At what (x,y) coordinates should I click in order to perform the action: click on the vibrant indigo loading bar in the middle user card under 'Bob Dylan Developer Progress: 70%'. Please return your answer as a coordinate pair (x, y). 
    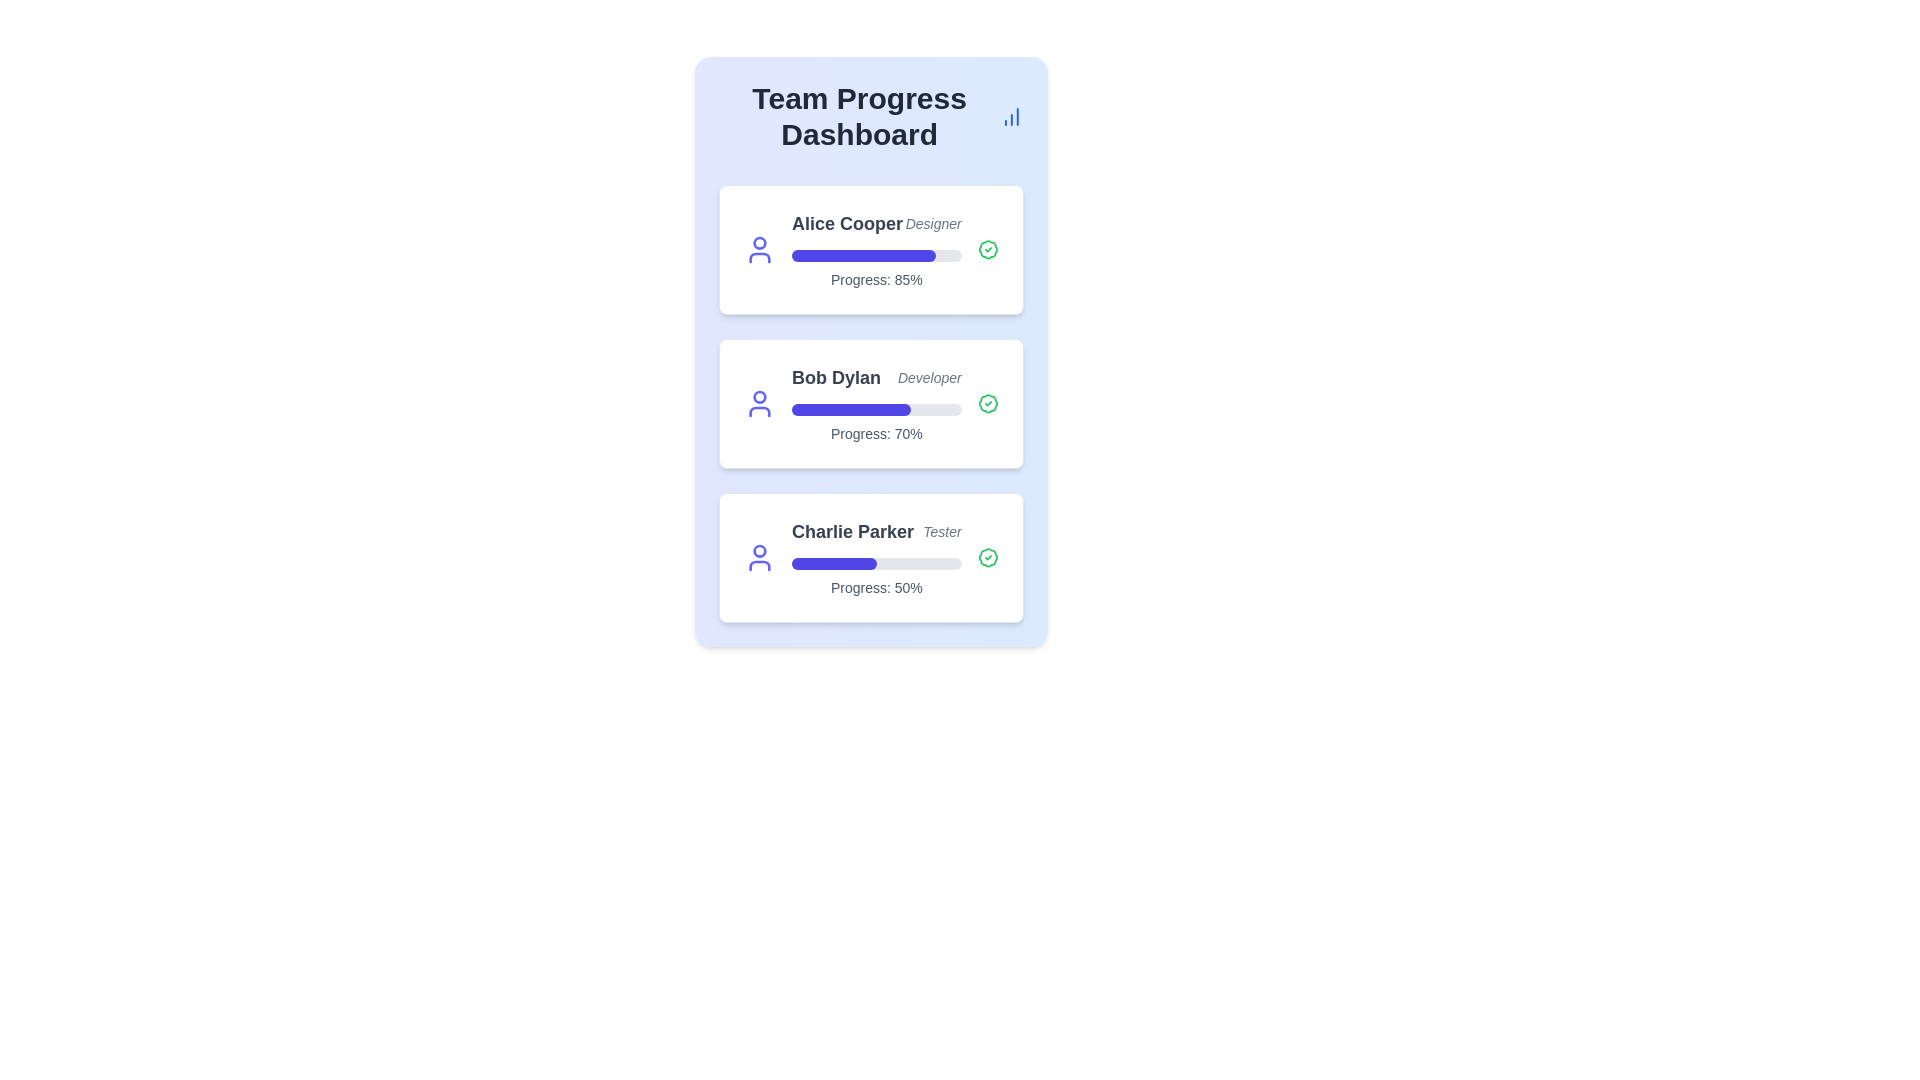
    Looking at the image, I should click on (851, 408).